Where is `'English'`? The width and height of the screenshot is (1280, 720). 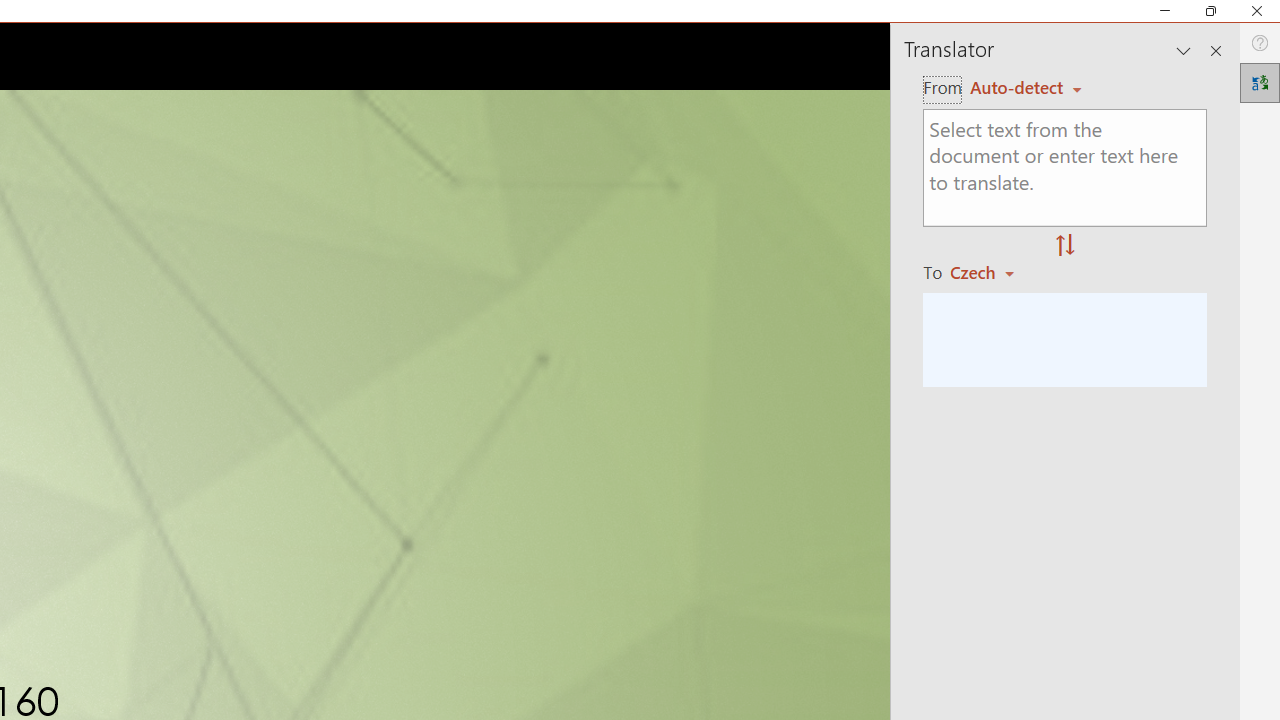 'English' is located at coordinates (1025, 86).